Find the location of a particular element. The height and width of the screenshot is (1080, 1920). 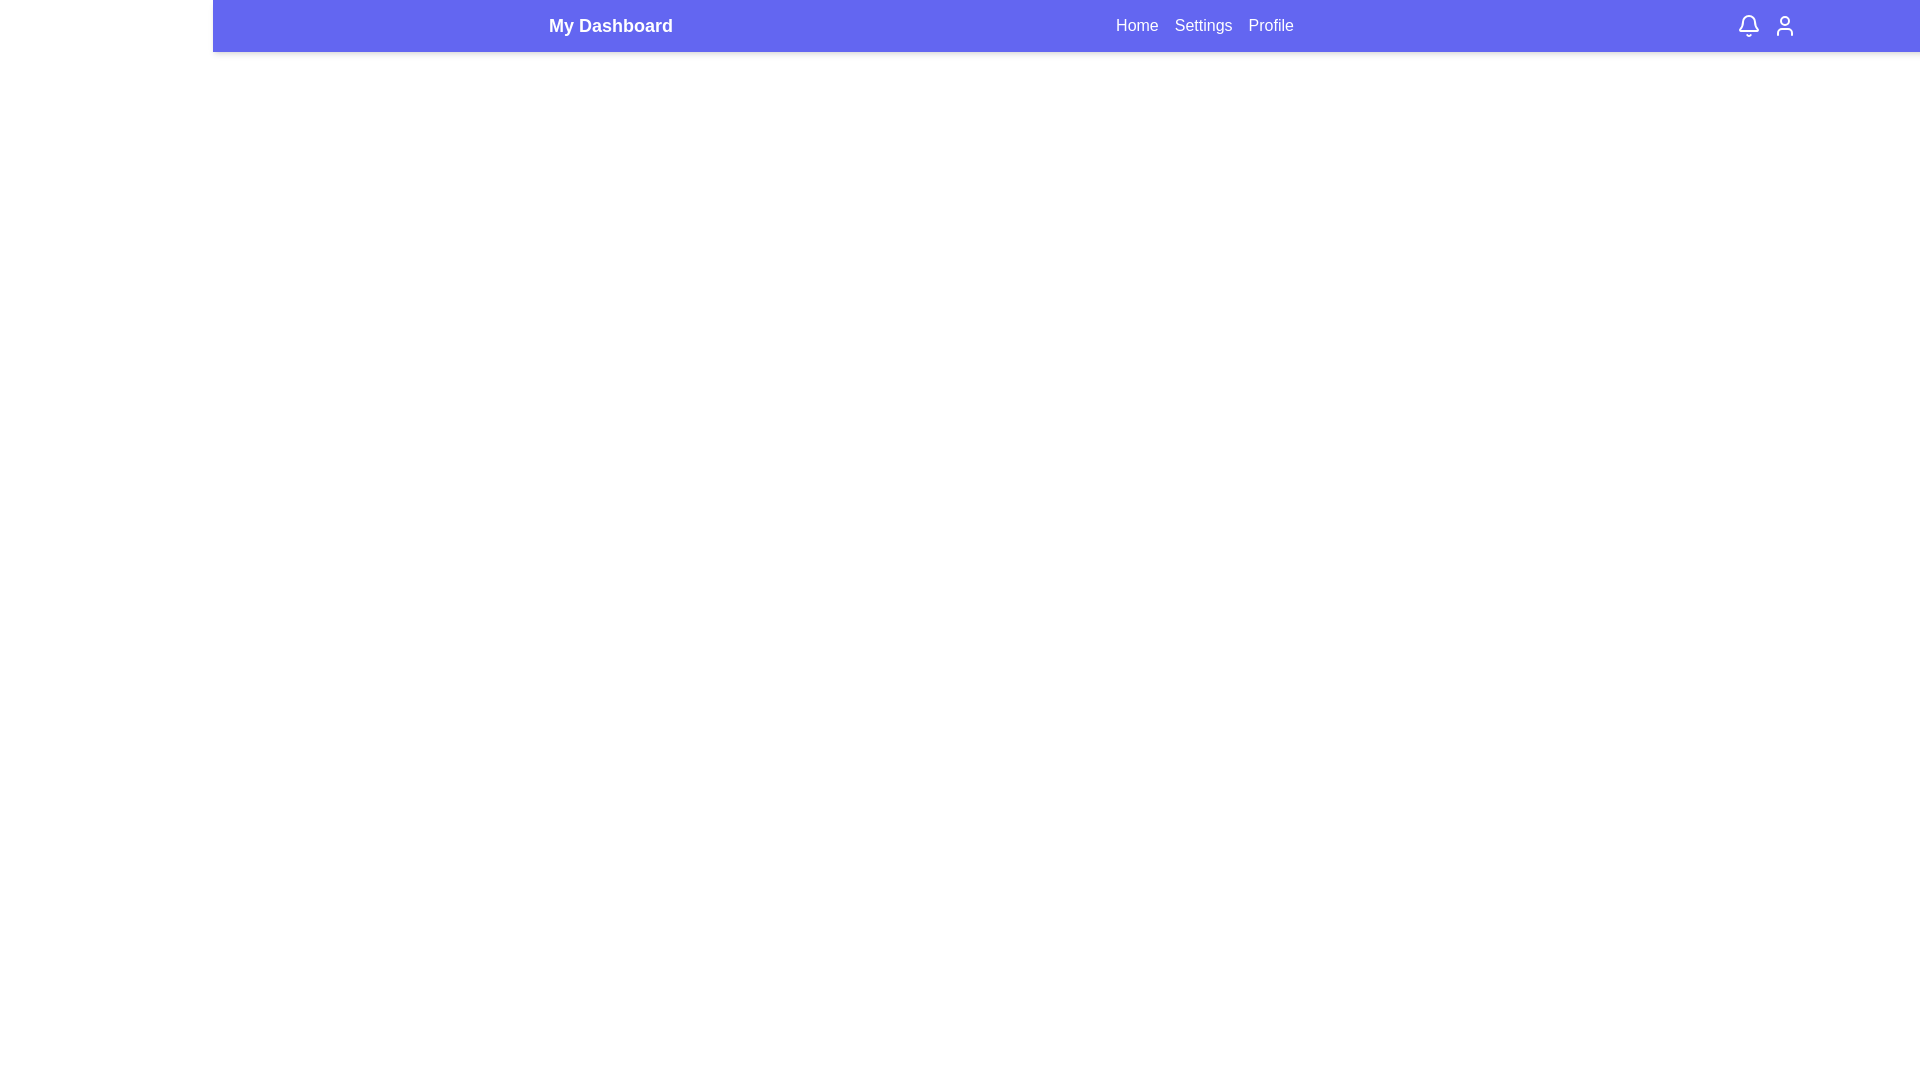

the 'Settings' menu item, which is the second item in the navigation bar with a blue background, displayed in white text that changes to yellow on hover is located at coordinates (1202, 26).